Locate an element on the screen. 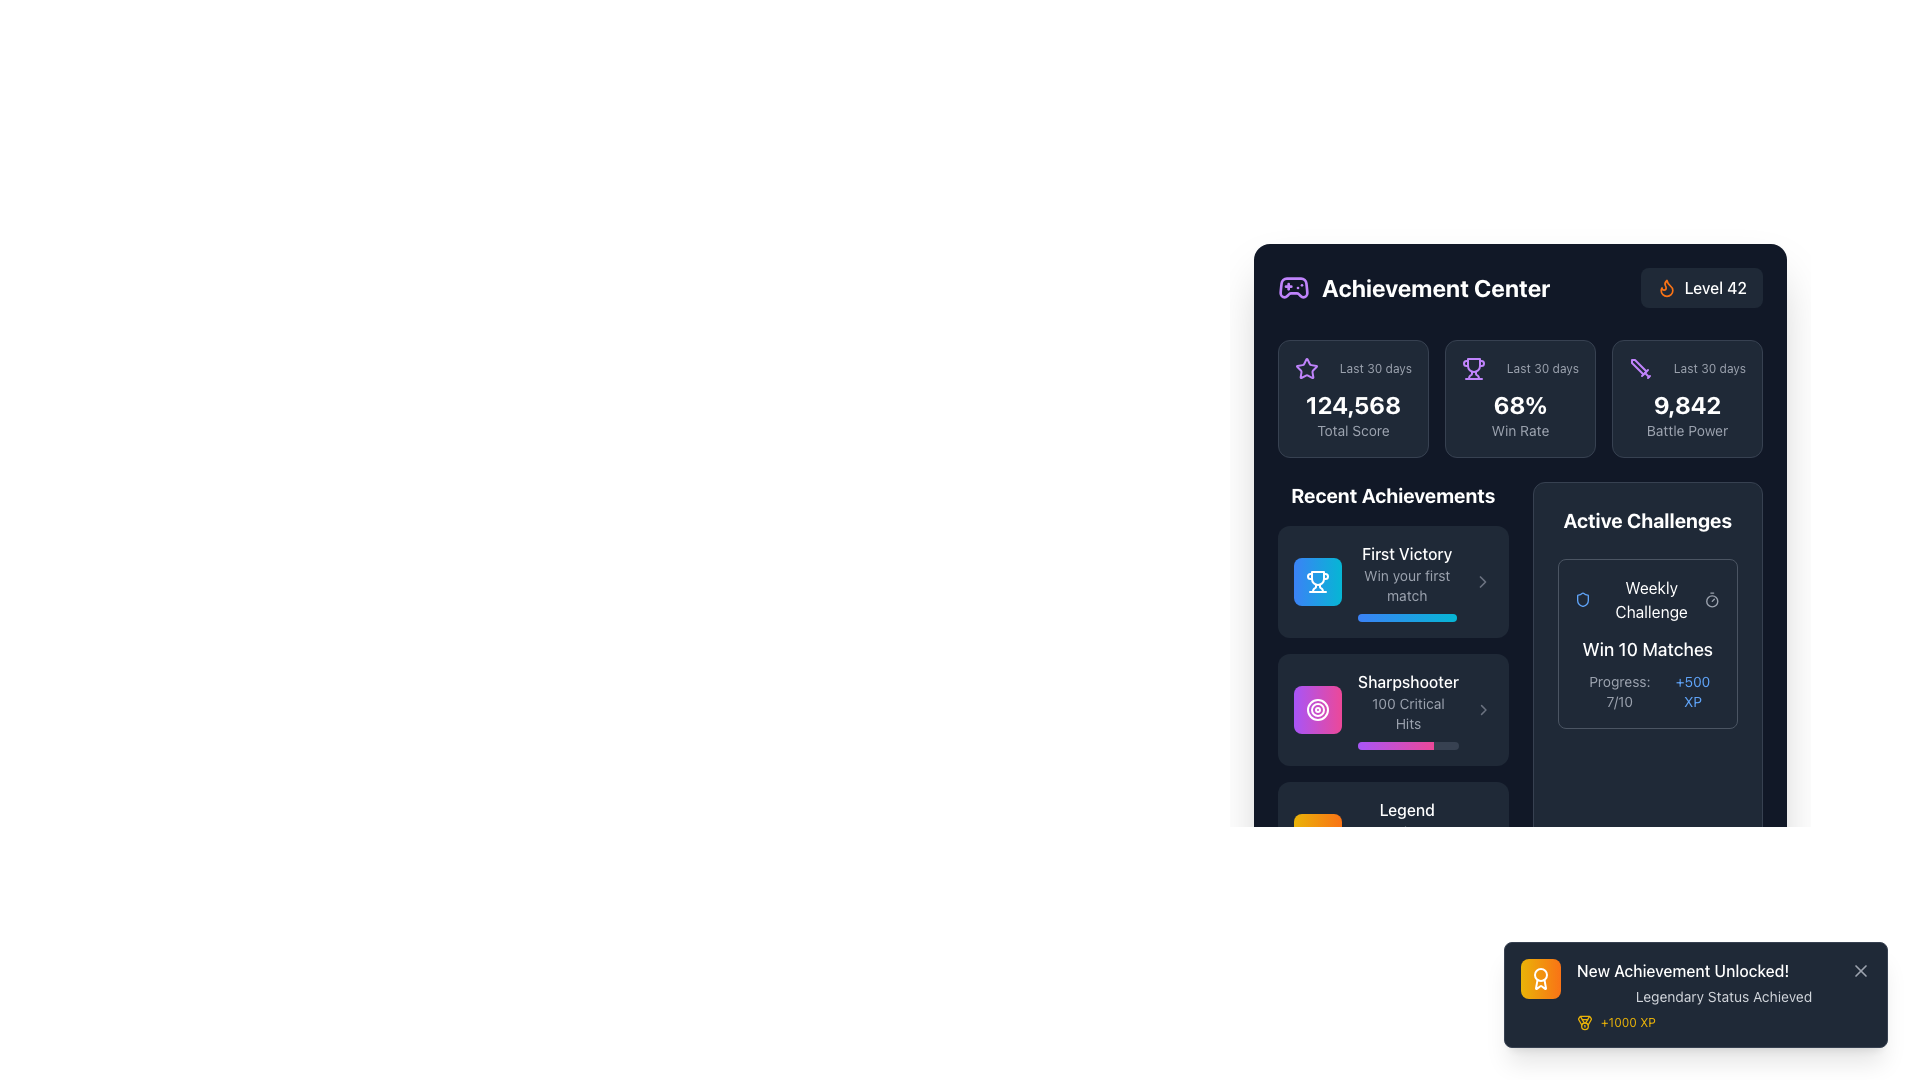  the 'First Victory' achievement text block located in the 'Recent Achievements' section, which is the upper-left item in the list is located at coordinates (1406, 582).